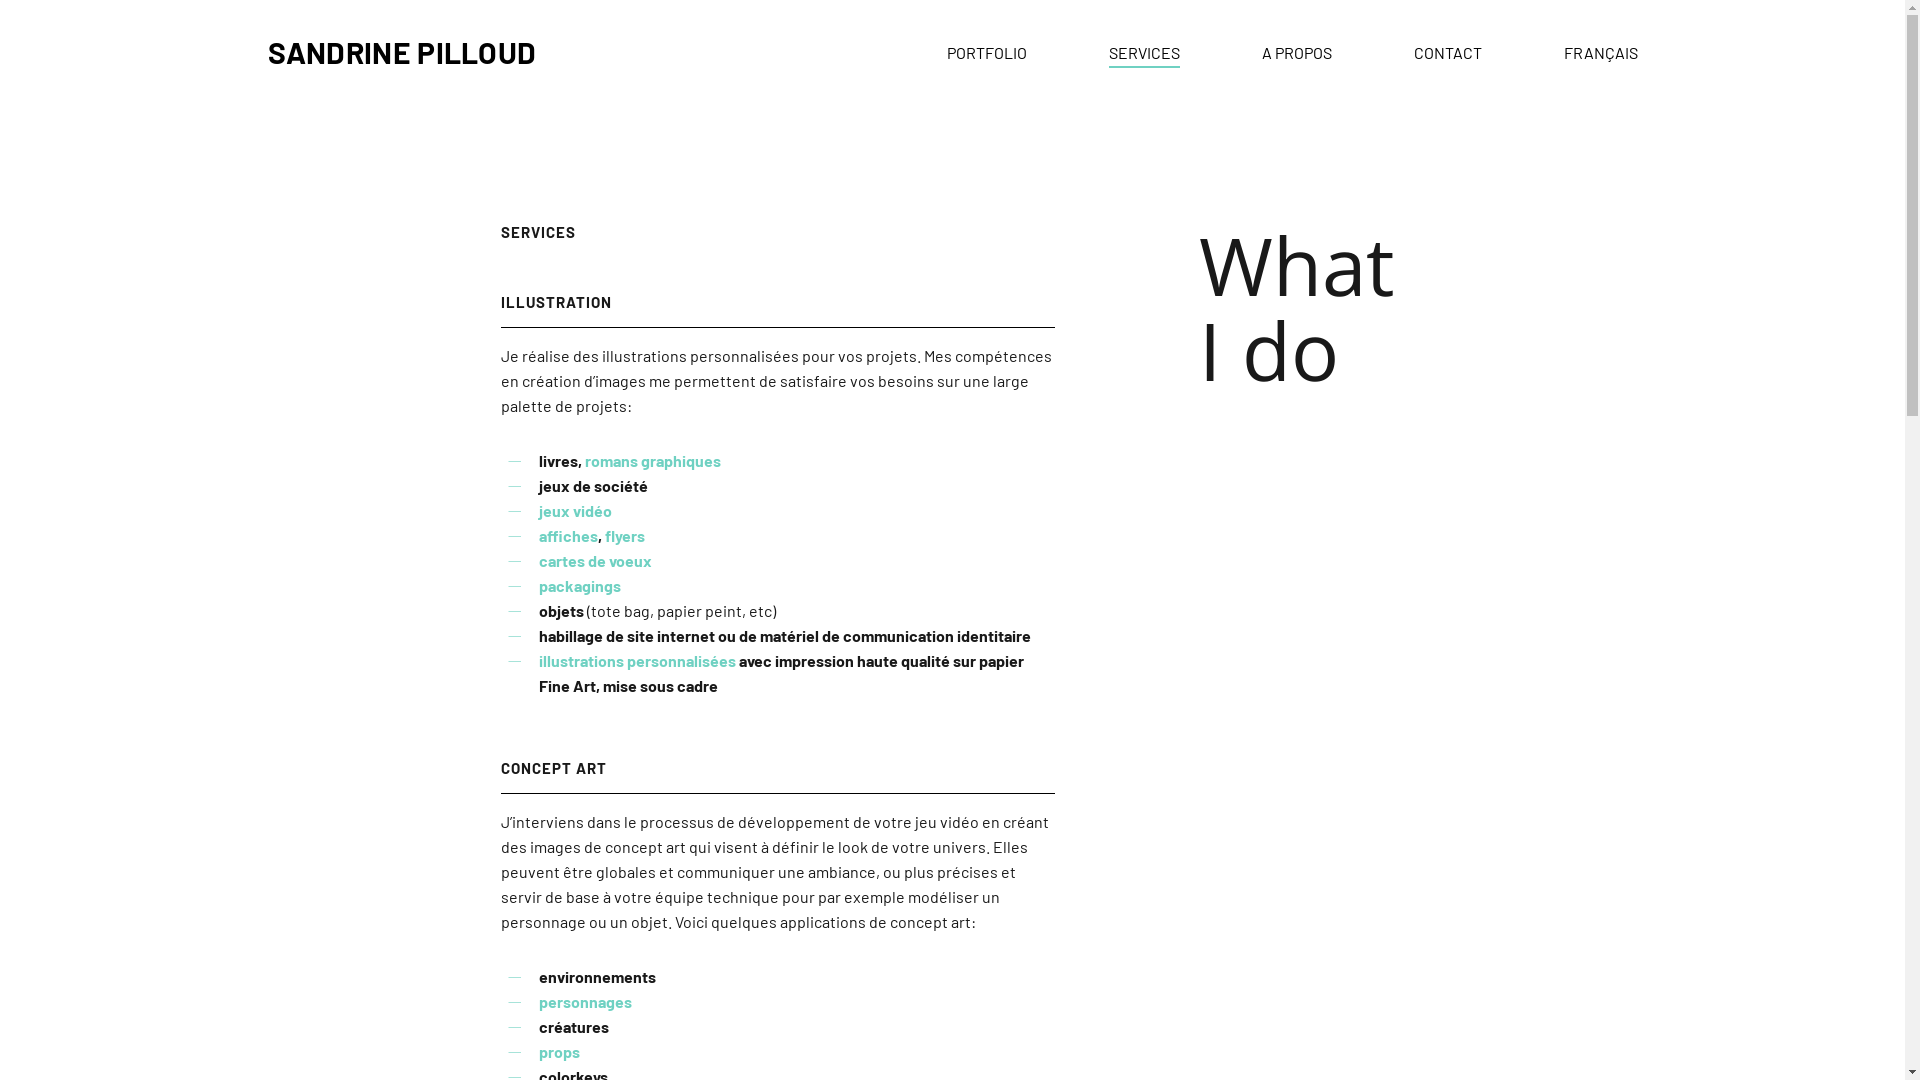 The width and height of the screenshot is (1920, 1080). I want to click on 'props', so click(559, 1050).